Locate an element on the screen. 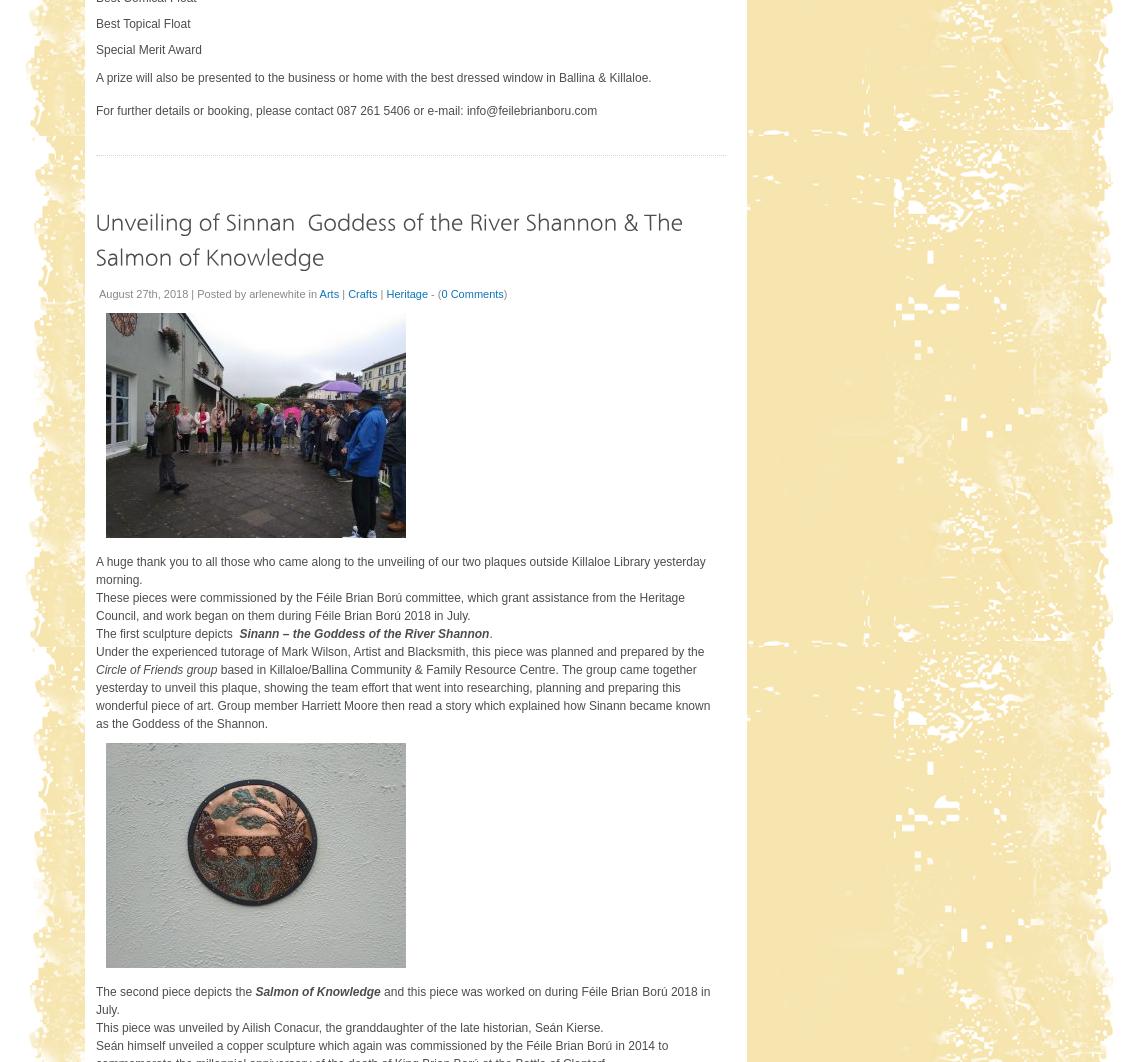 The width and height of the screenshot is (1140, 1062). 'in' is located at coordinates (312, 292).